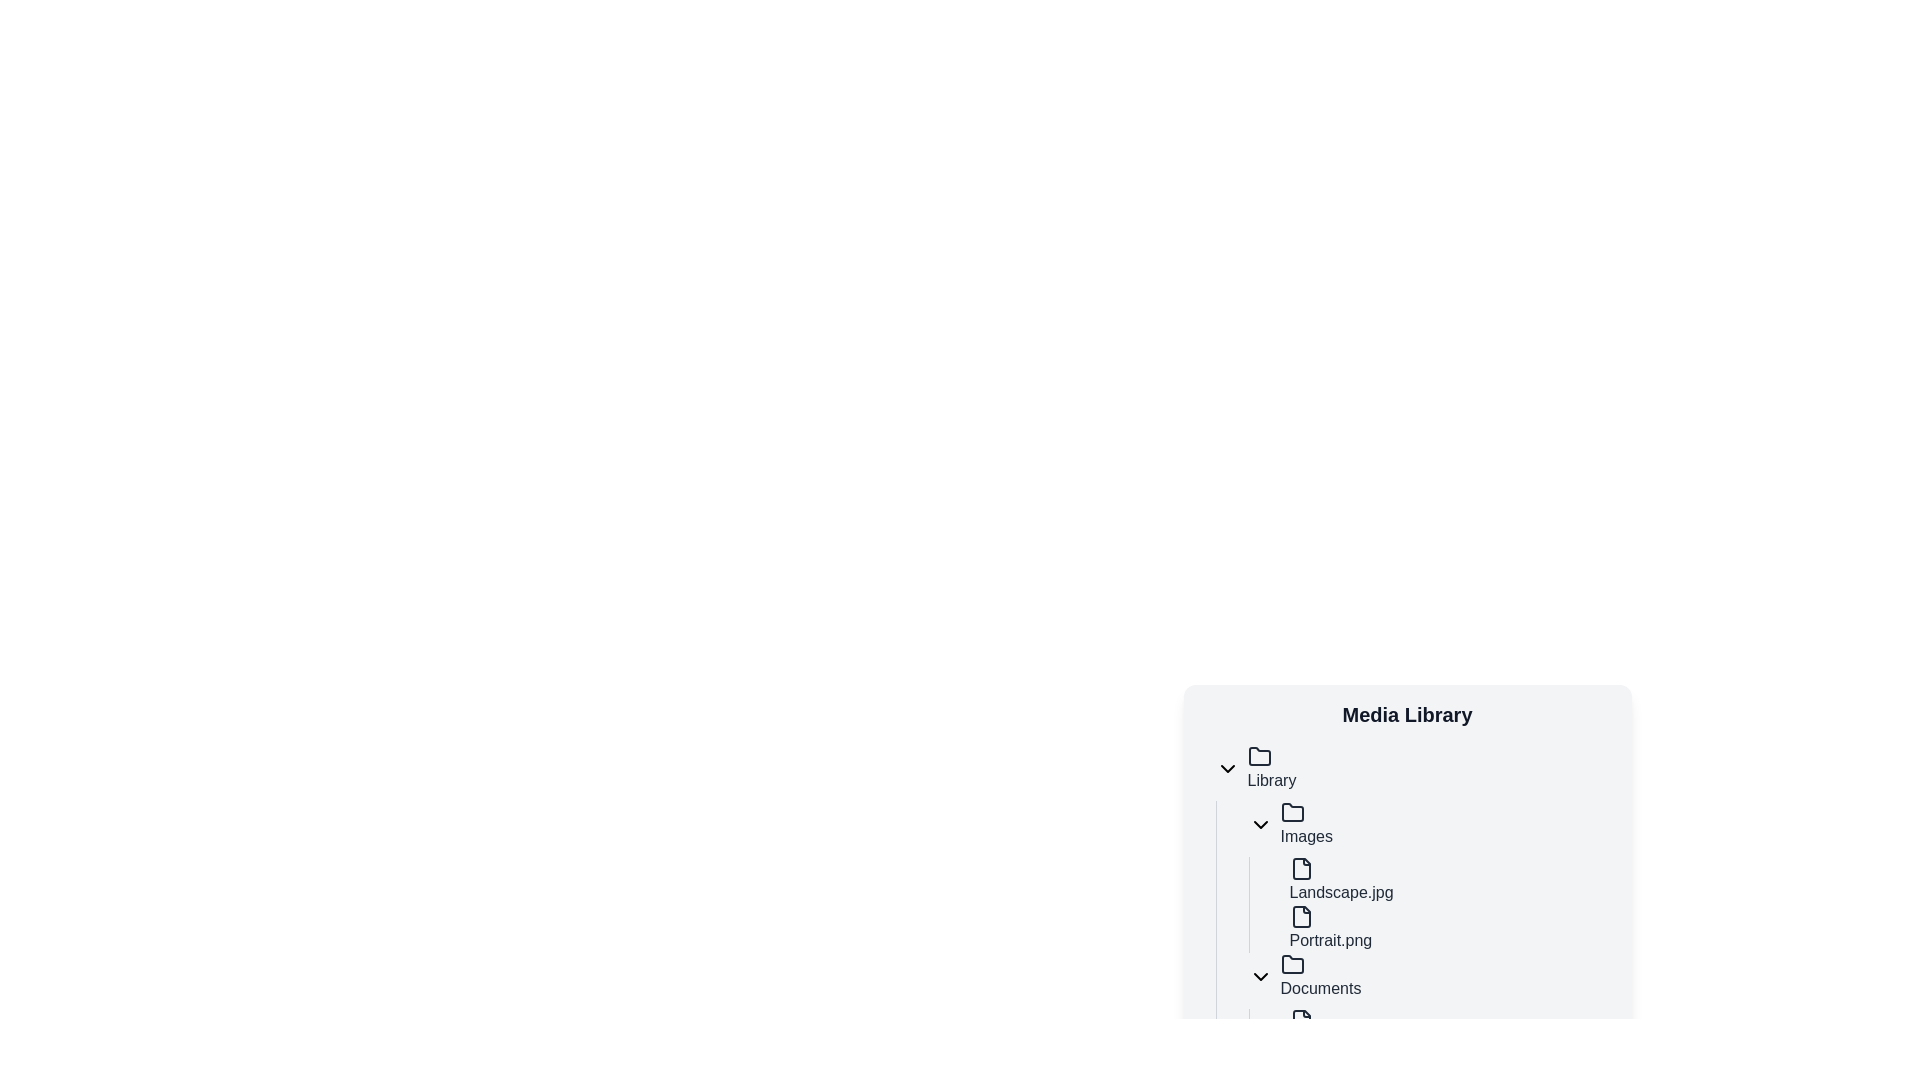 Image resolution: width=1920 pixels, height=1080 pixels. Describe the element at coordinates (1292, 963) in the screenshot. I see `the folder icon in the 'Documents' section of the file tree` at that location.